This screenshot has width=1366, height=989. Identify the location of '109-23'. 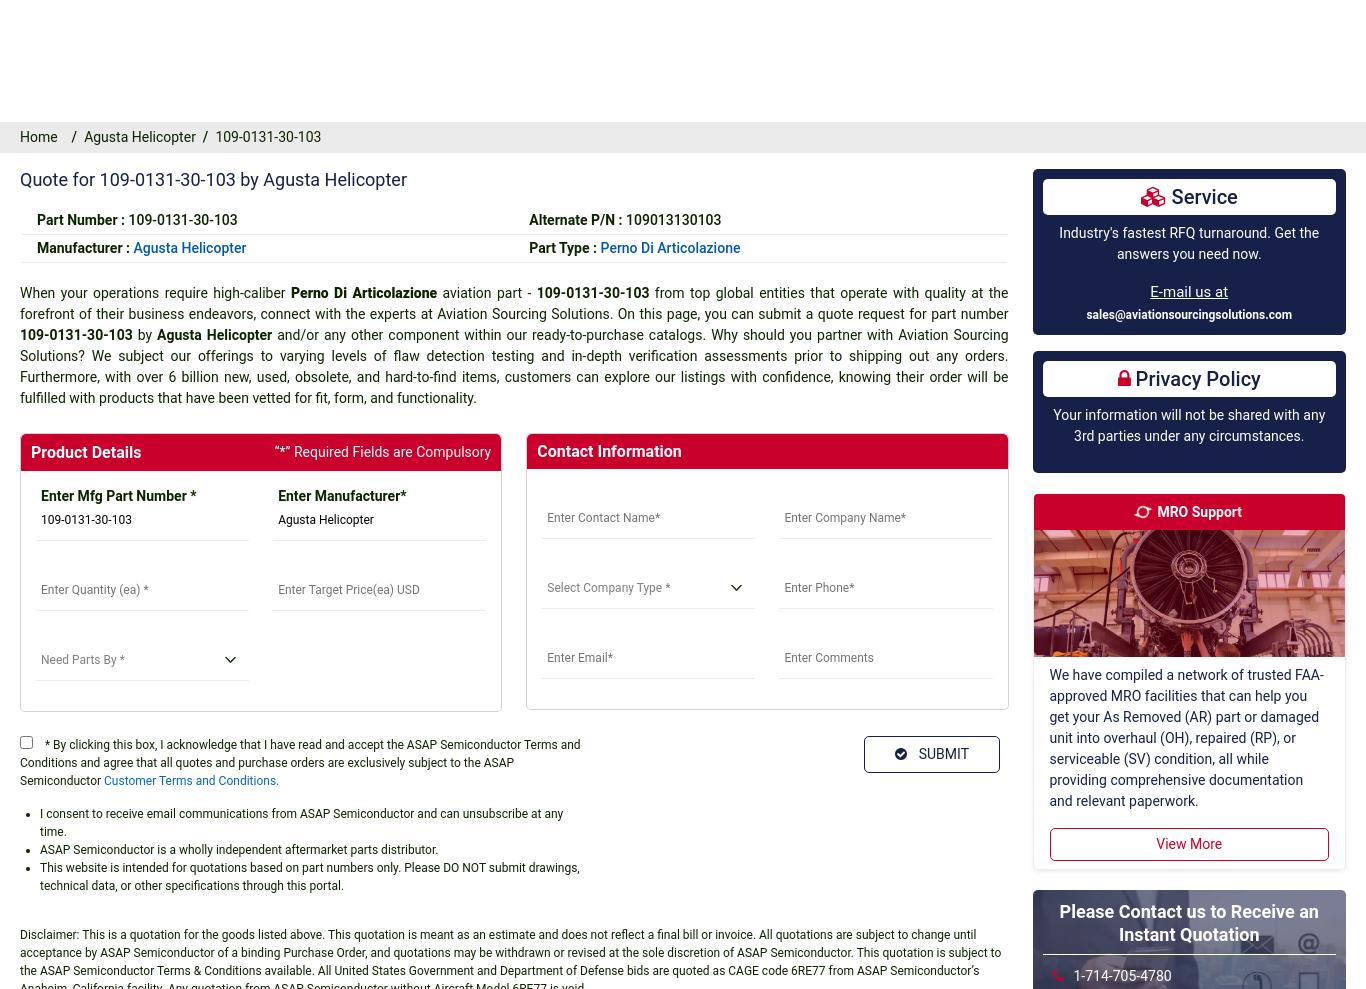
(56, 82).